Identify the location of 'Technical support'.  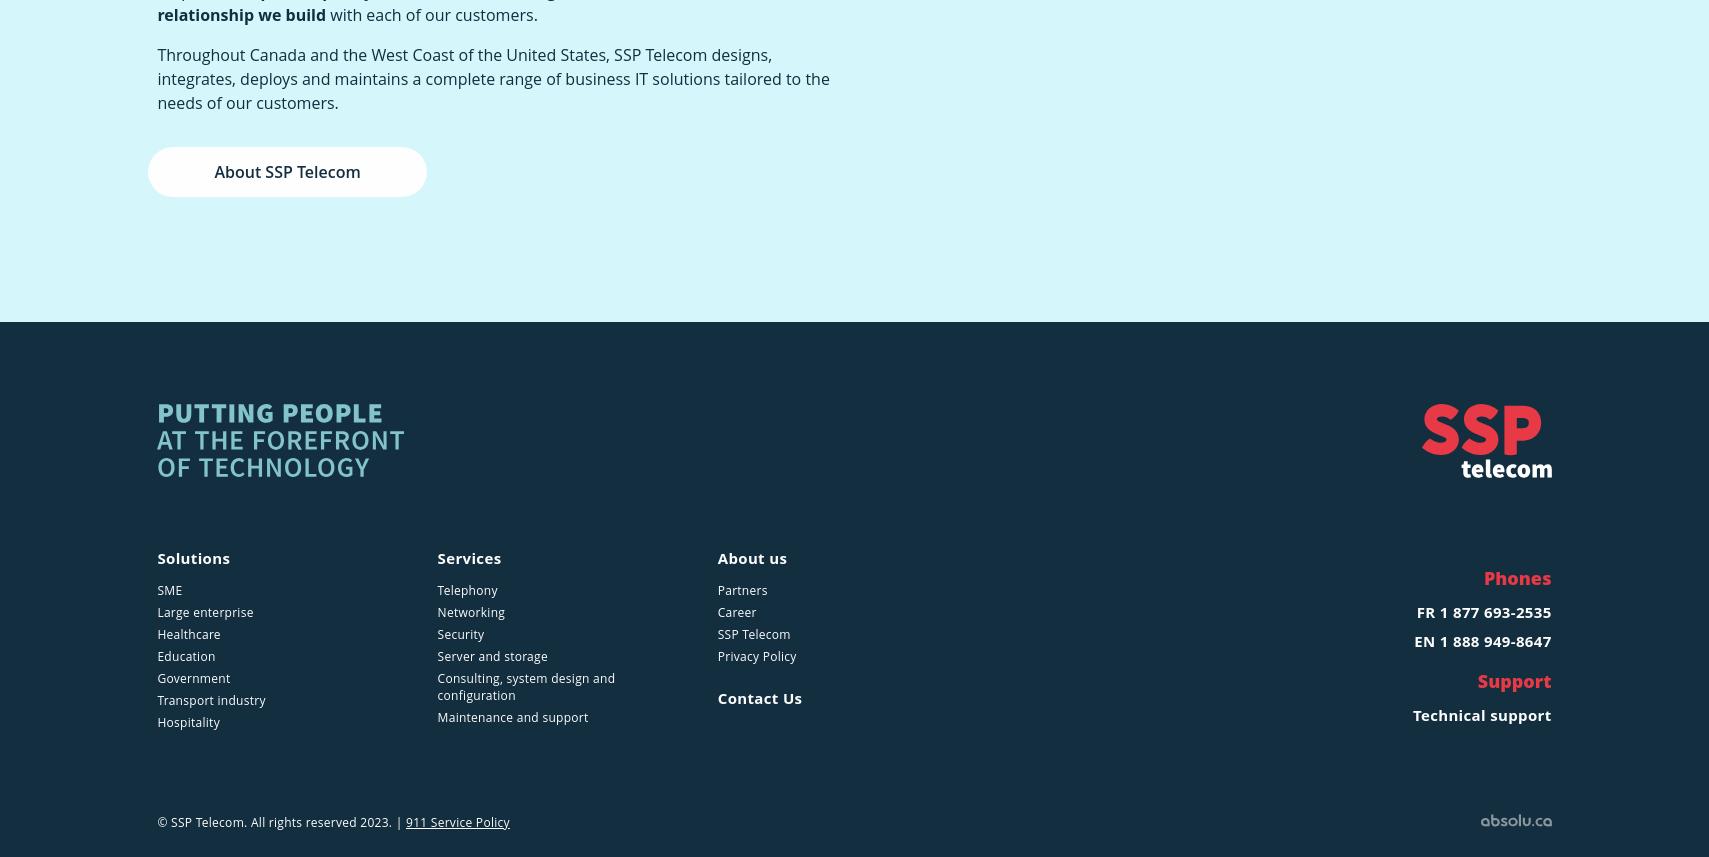
(1481, 714).